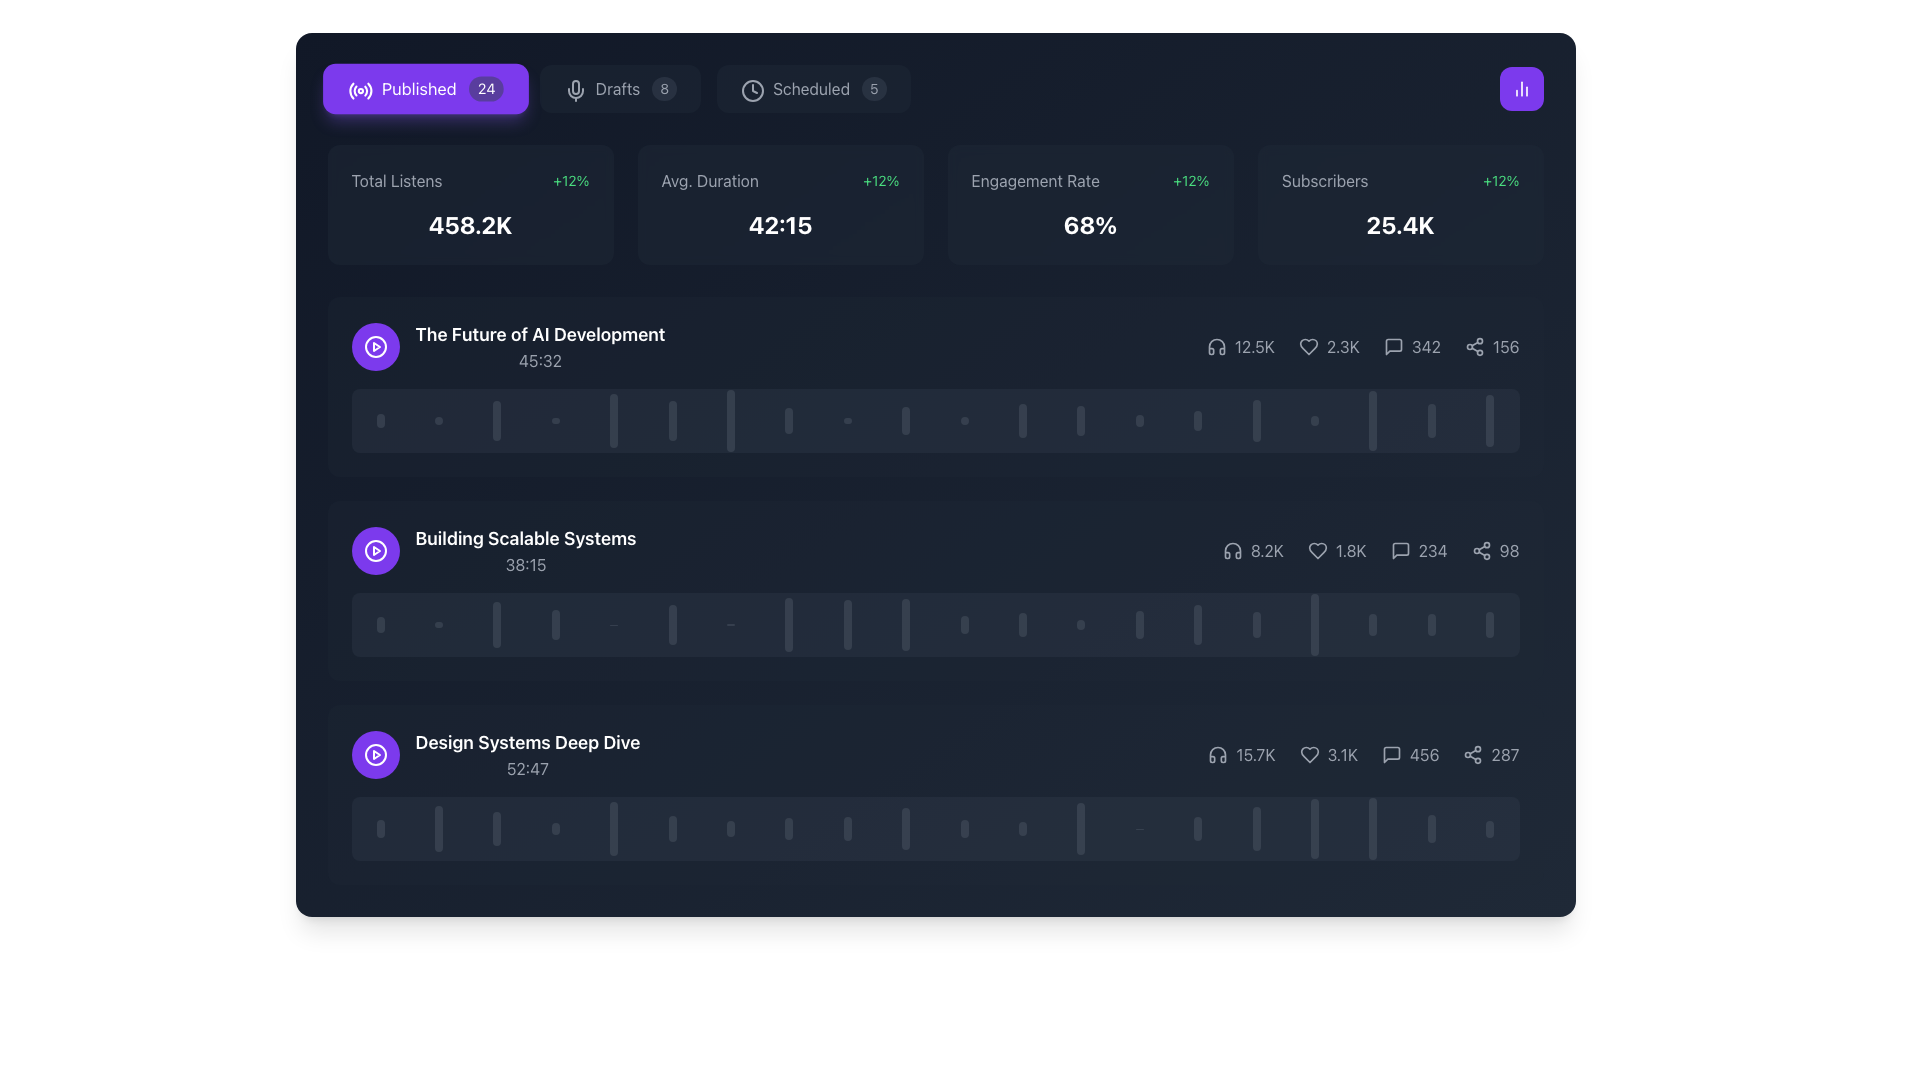 This screenshot has height=1080, width=1920. I want to click on the numeric count of subscribers displayed at the bottom of the statistic card, which is positioned below the 'Subscribers' label, so click(1399, 224).